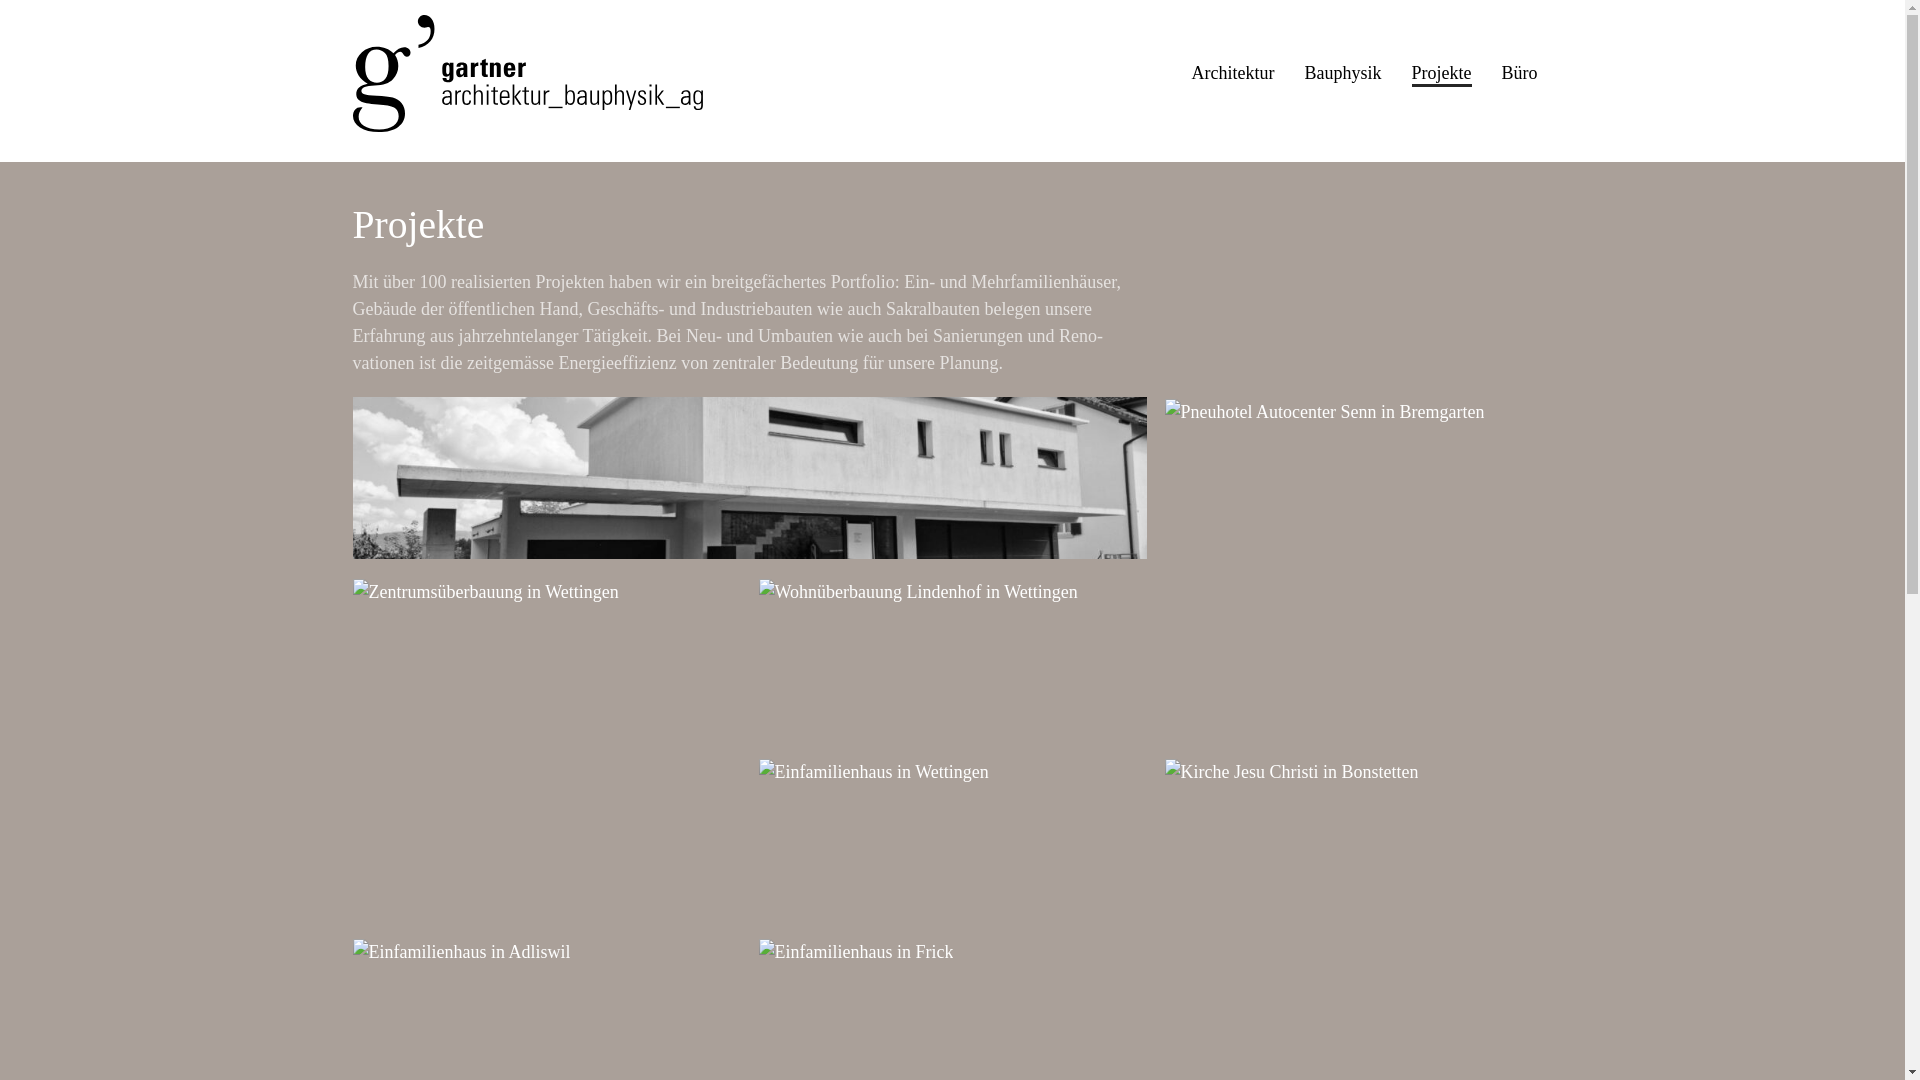 This screenshot has width=1920, height=1080. I want to click on 'Projekte', so click(1440, 72).